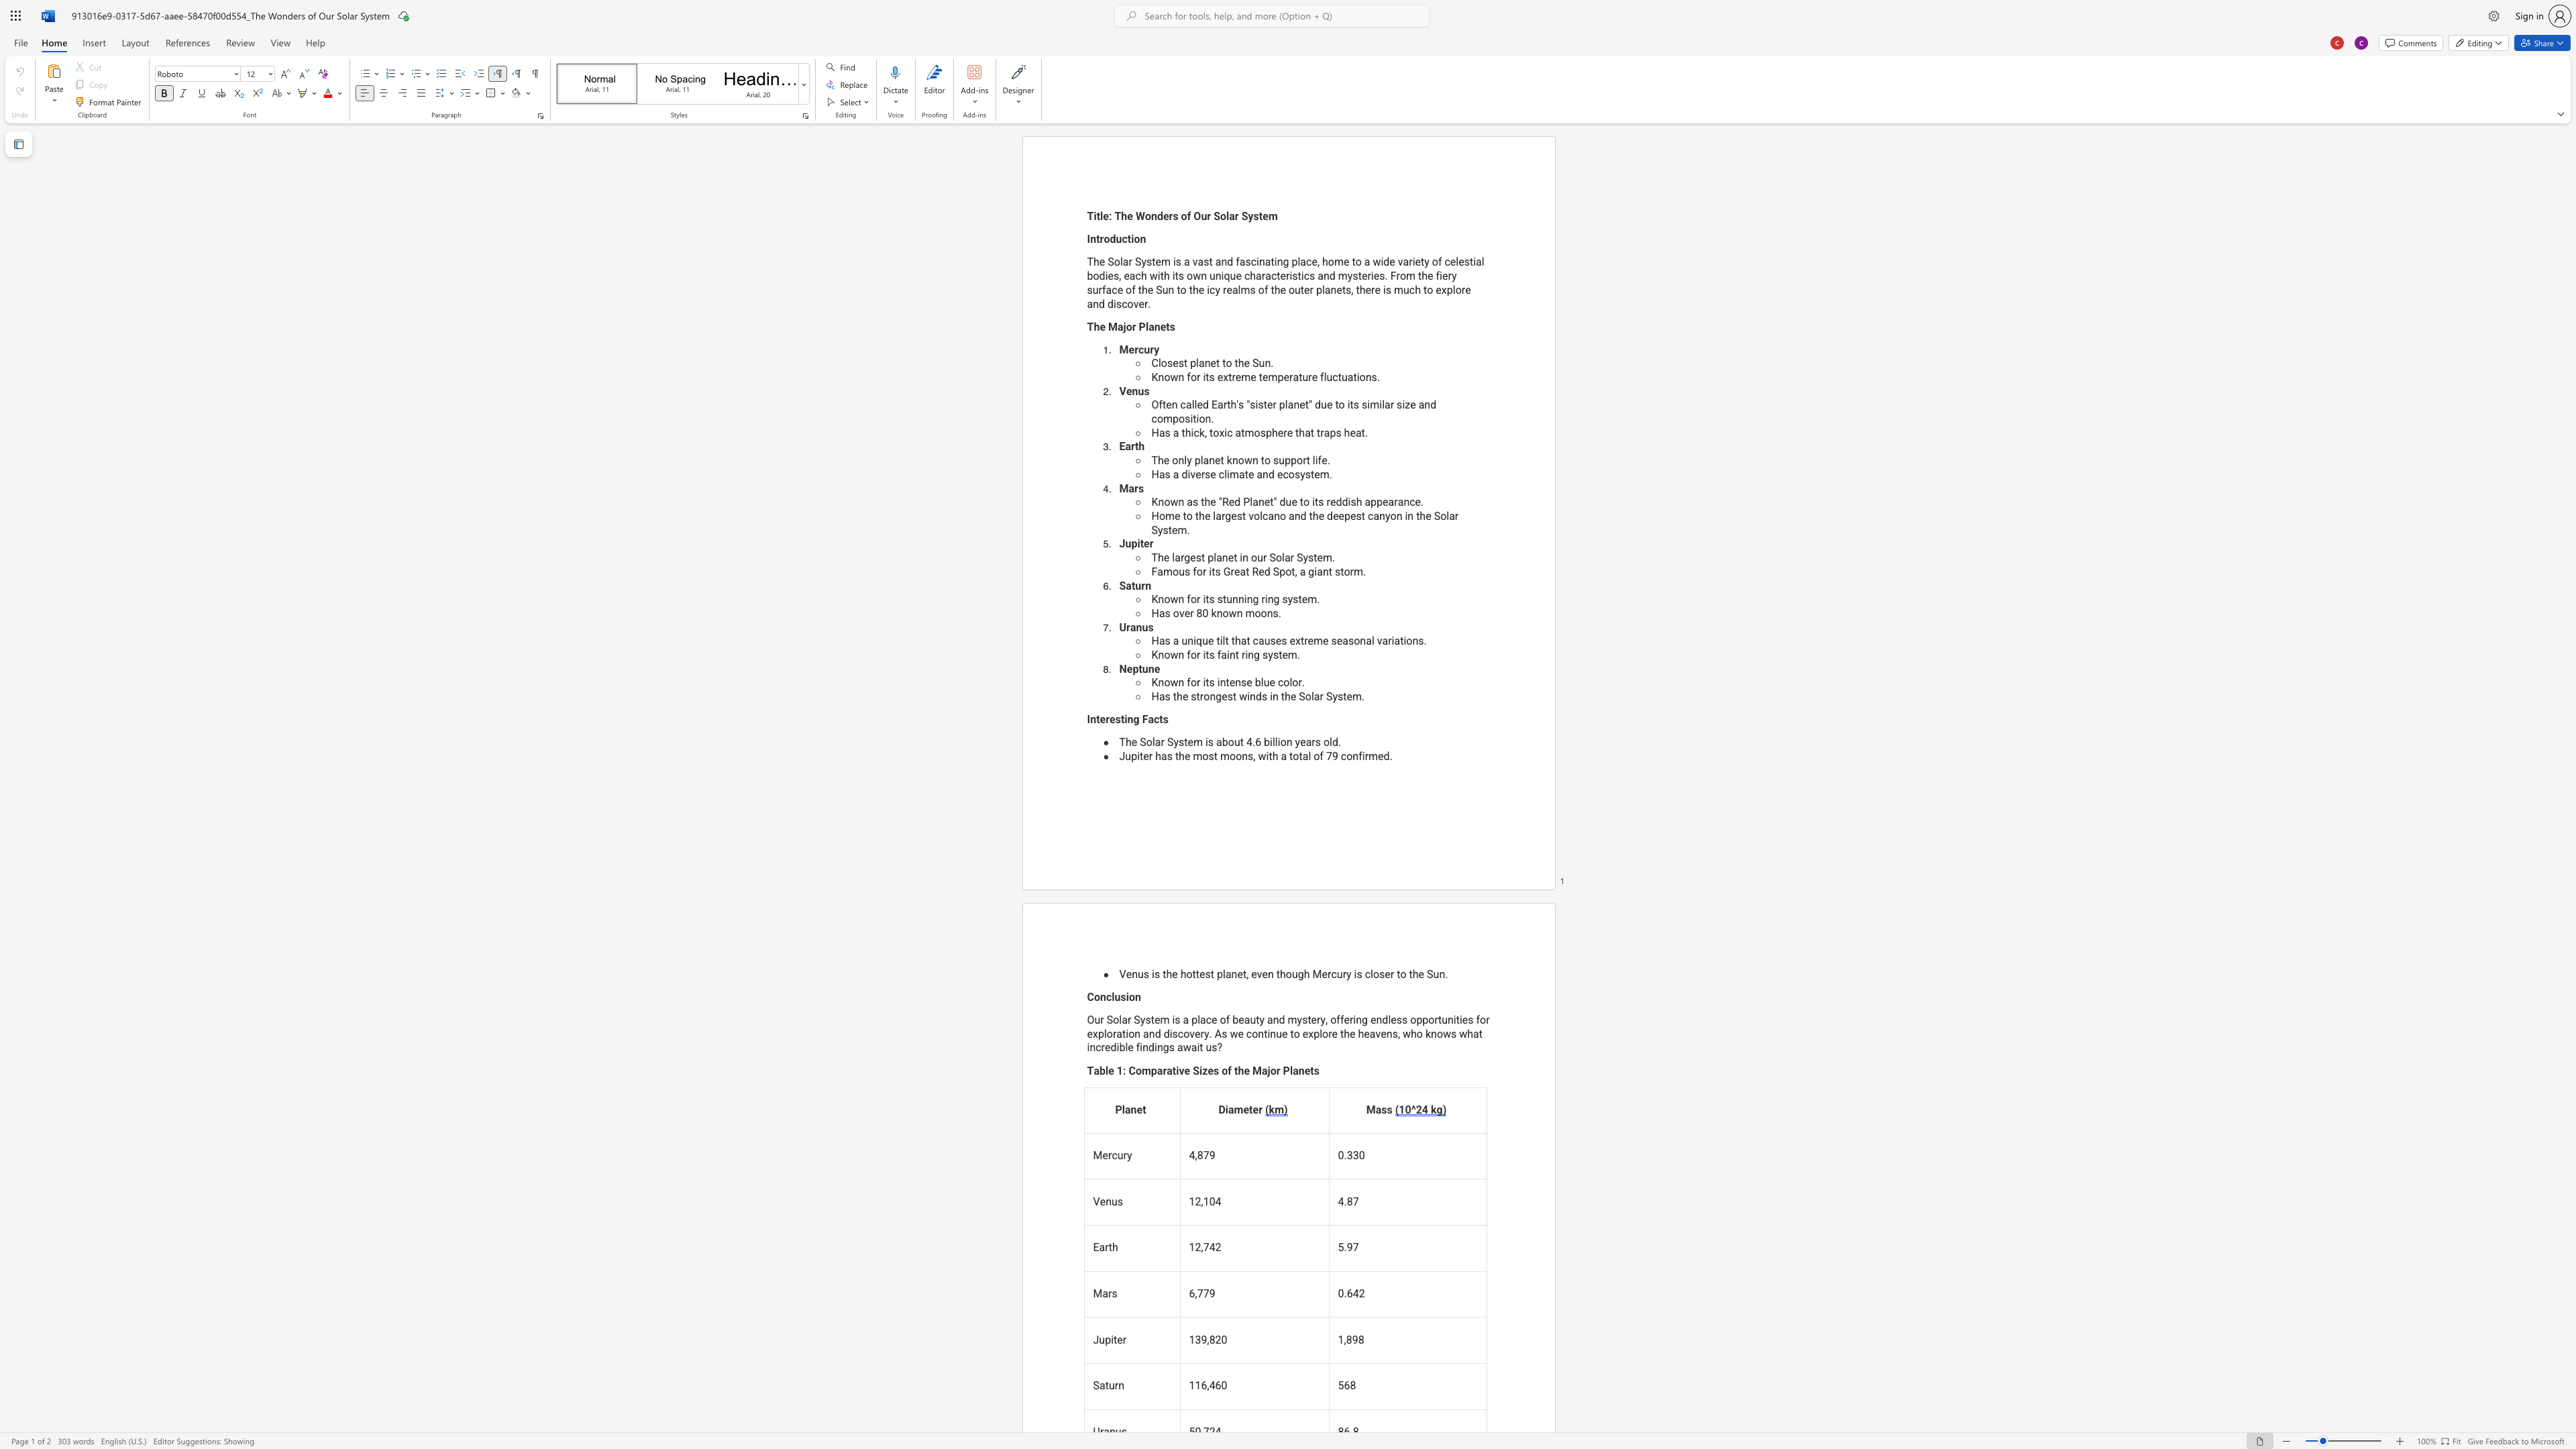 The width and height of the screenshot is (2576, 1449). I want to click on the subset text "lusi" within the text "Conclusion", so click(1111, 996).